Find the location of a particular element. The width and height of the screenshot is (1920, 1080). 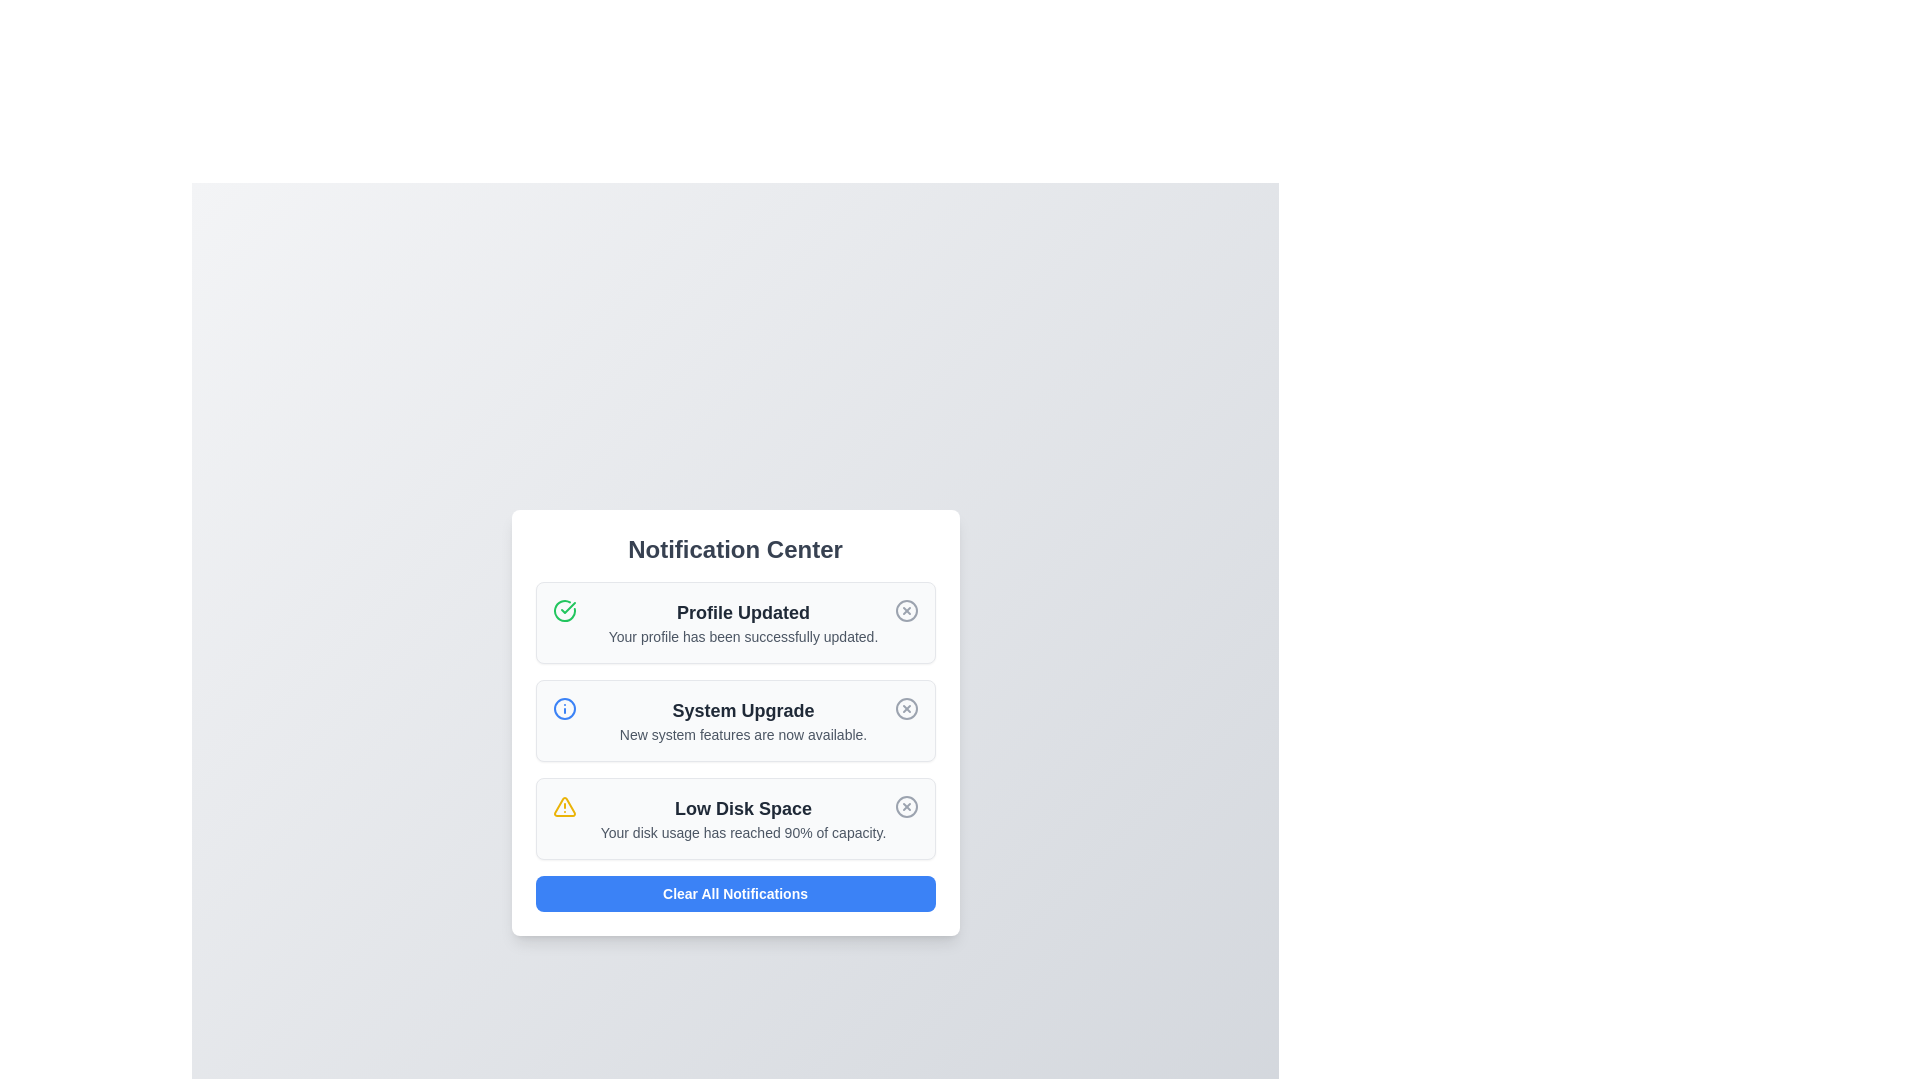

the close button located at the top-right corner of the 'Profile Updated' notification is located at coordinates (905, 609).